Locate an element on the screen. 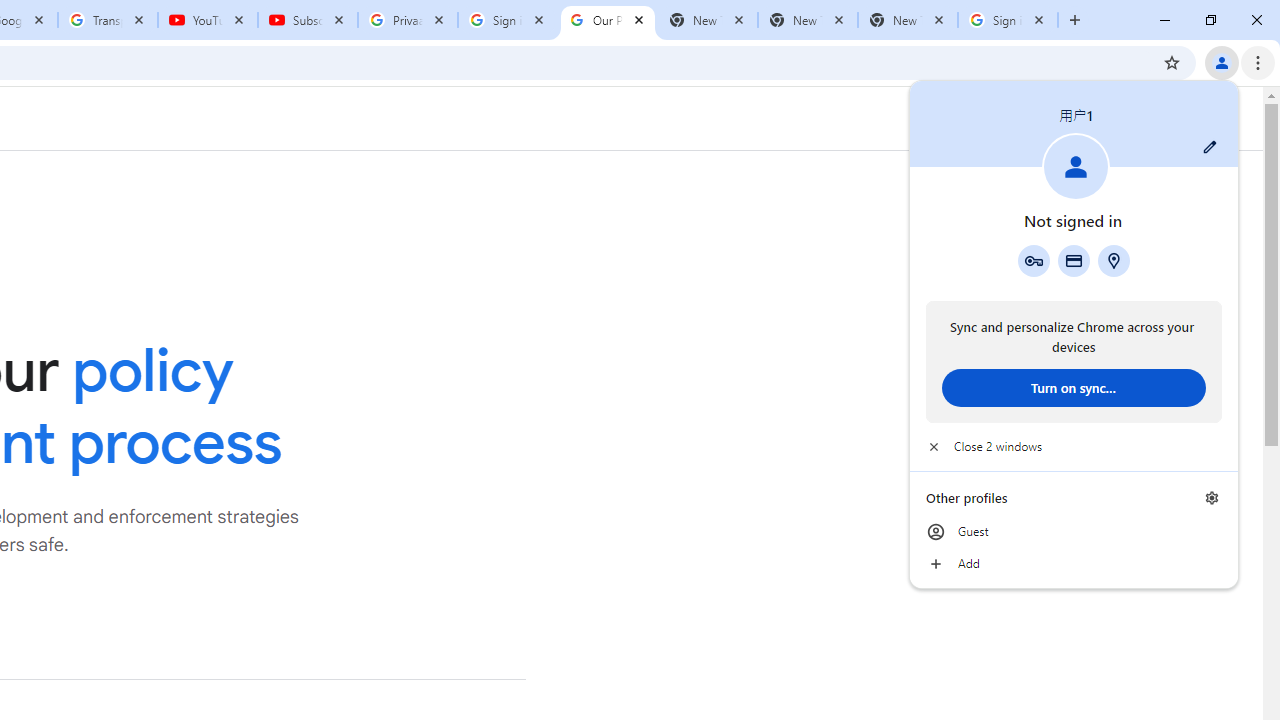  'New Tab' is located at coordinates (906, 20).